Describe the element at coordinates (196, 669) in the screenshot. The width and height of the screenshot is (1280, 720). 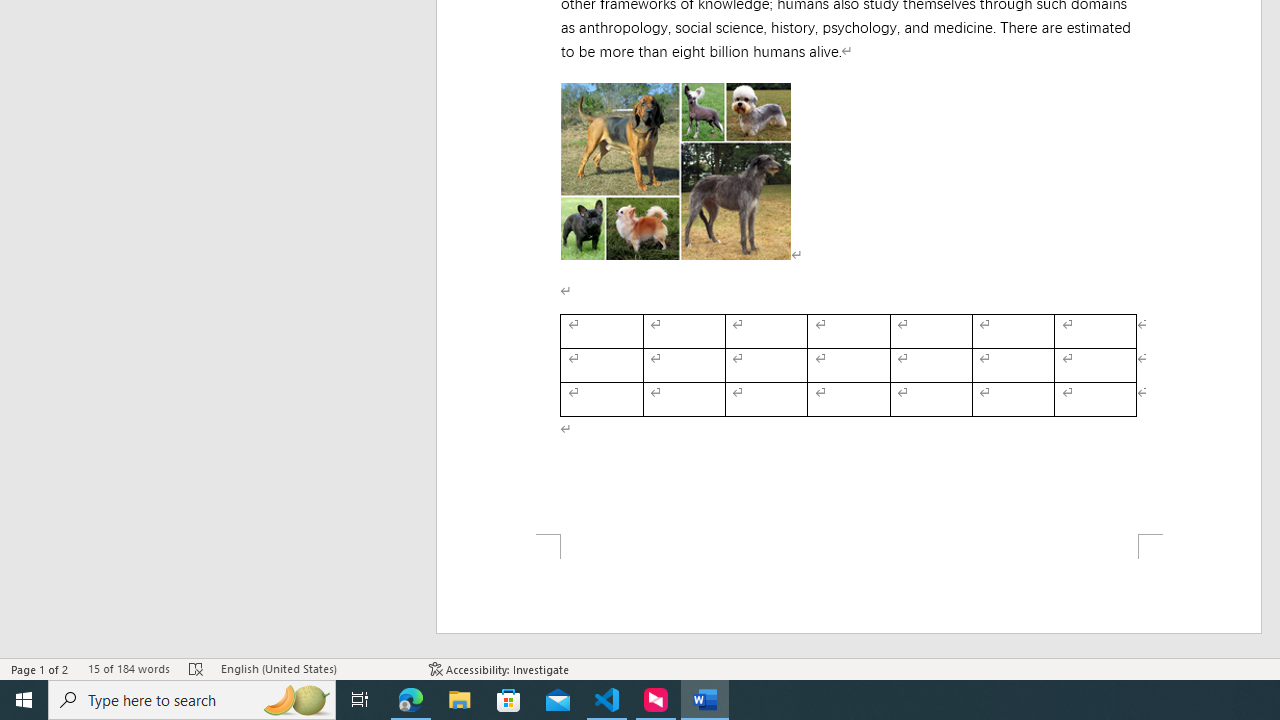
I see `'Spelling and Grammar Check Errors'` at that location.